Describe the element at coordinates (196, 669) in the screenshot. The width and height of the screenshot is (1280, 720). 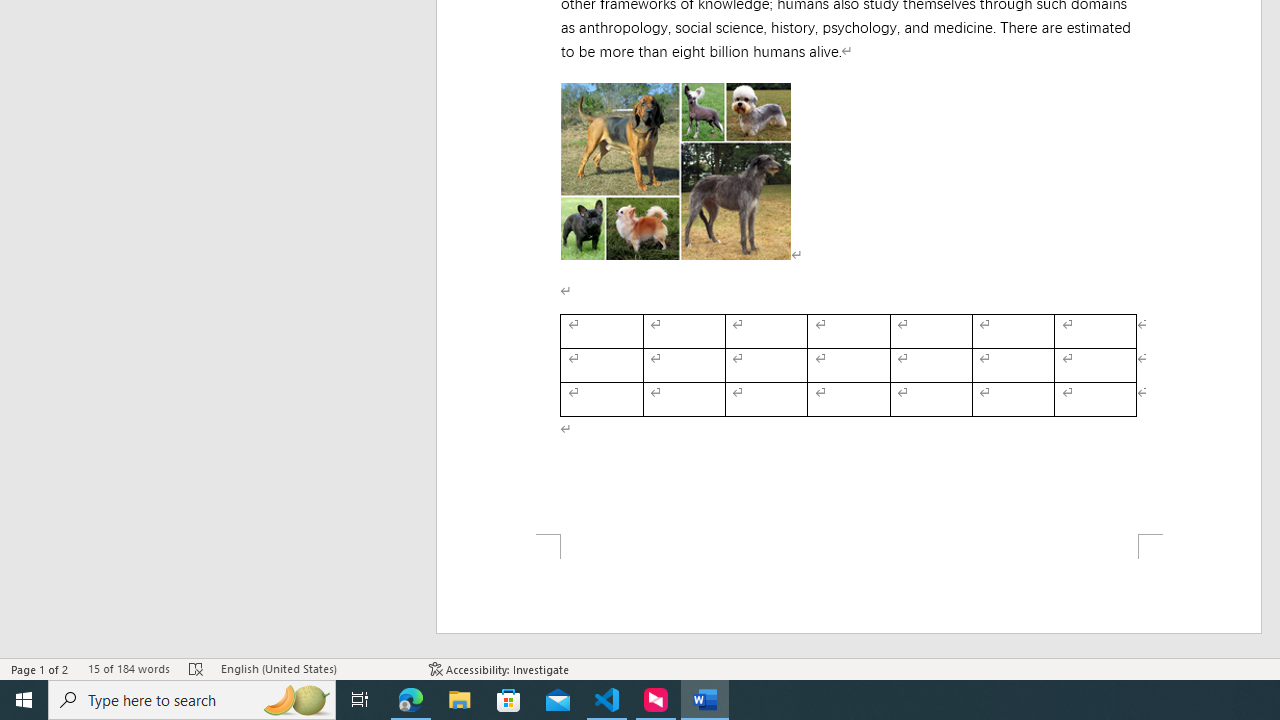
I see `'Spelling and Grammar Check Errors'` at that location.